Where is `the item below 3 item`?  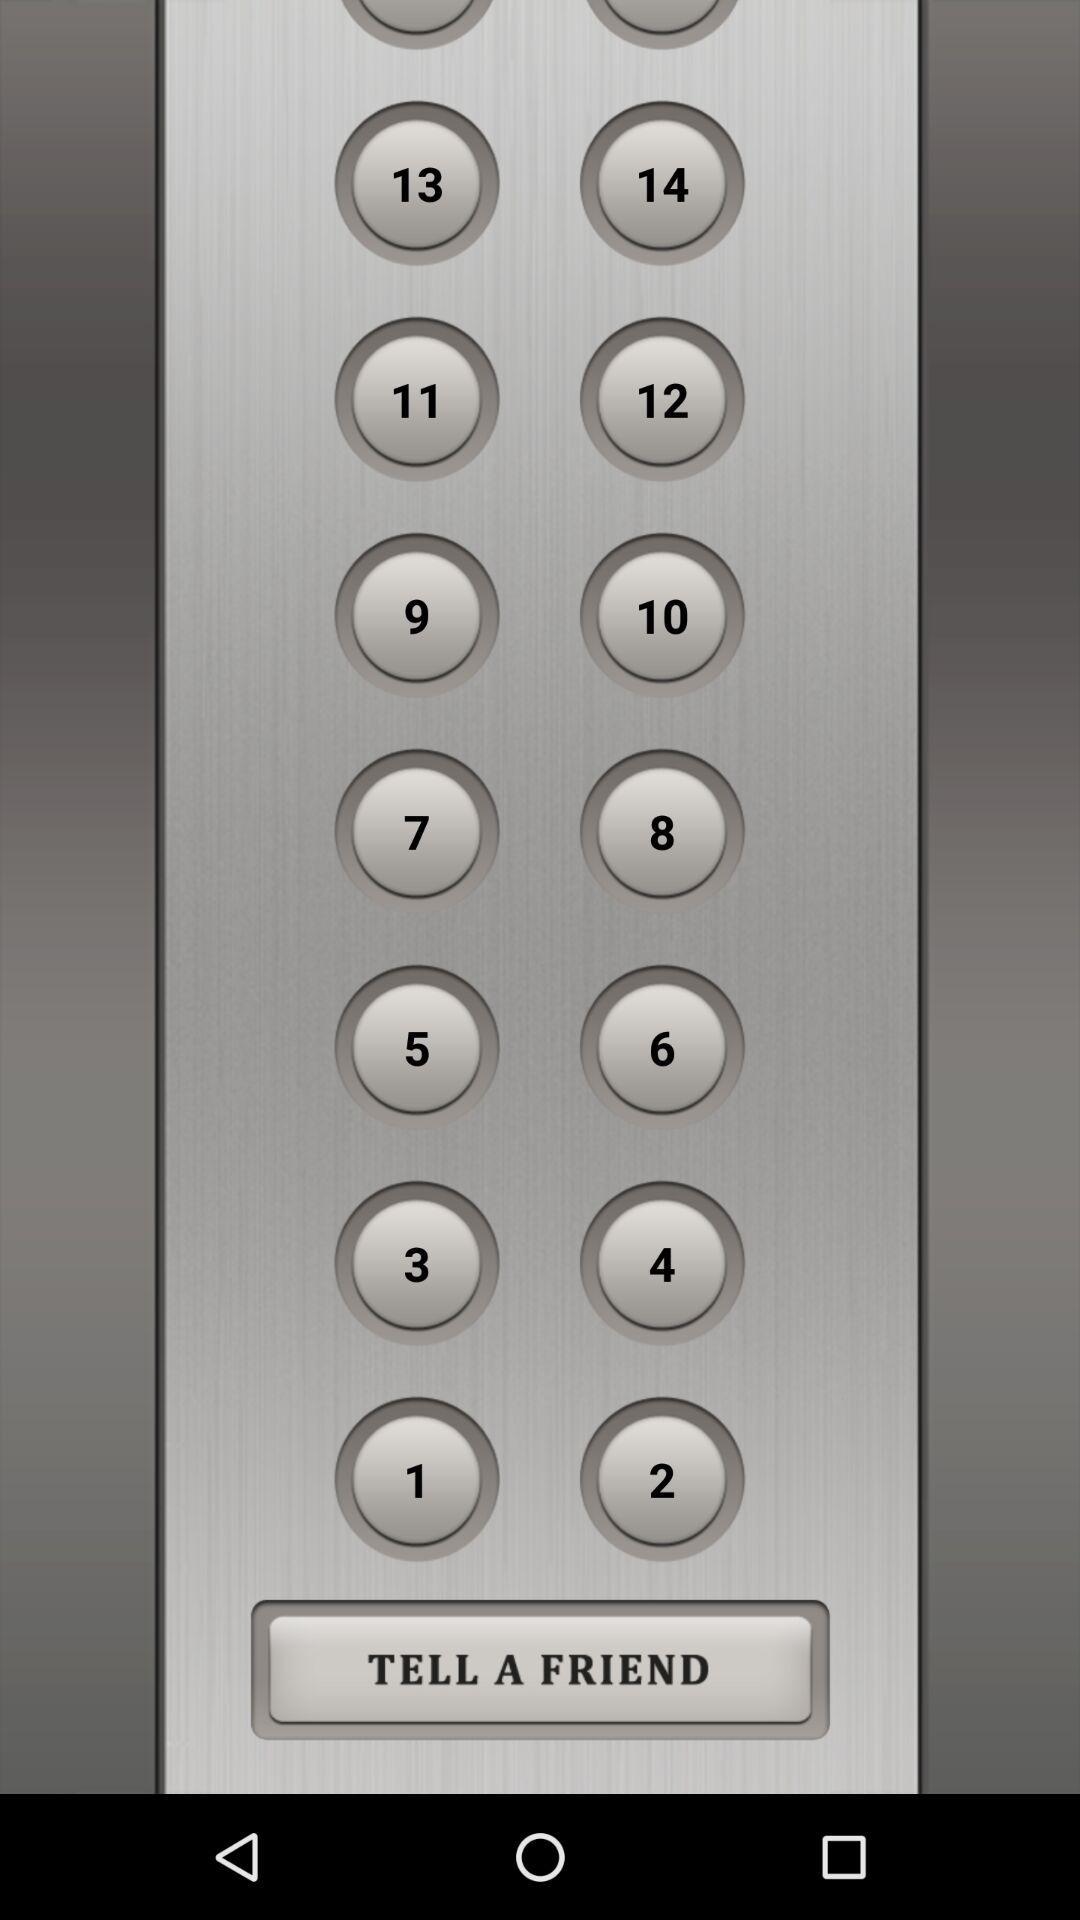
the item below 3 item is located at coordinates (416, 1479).